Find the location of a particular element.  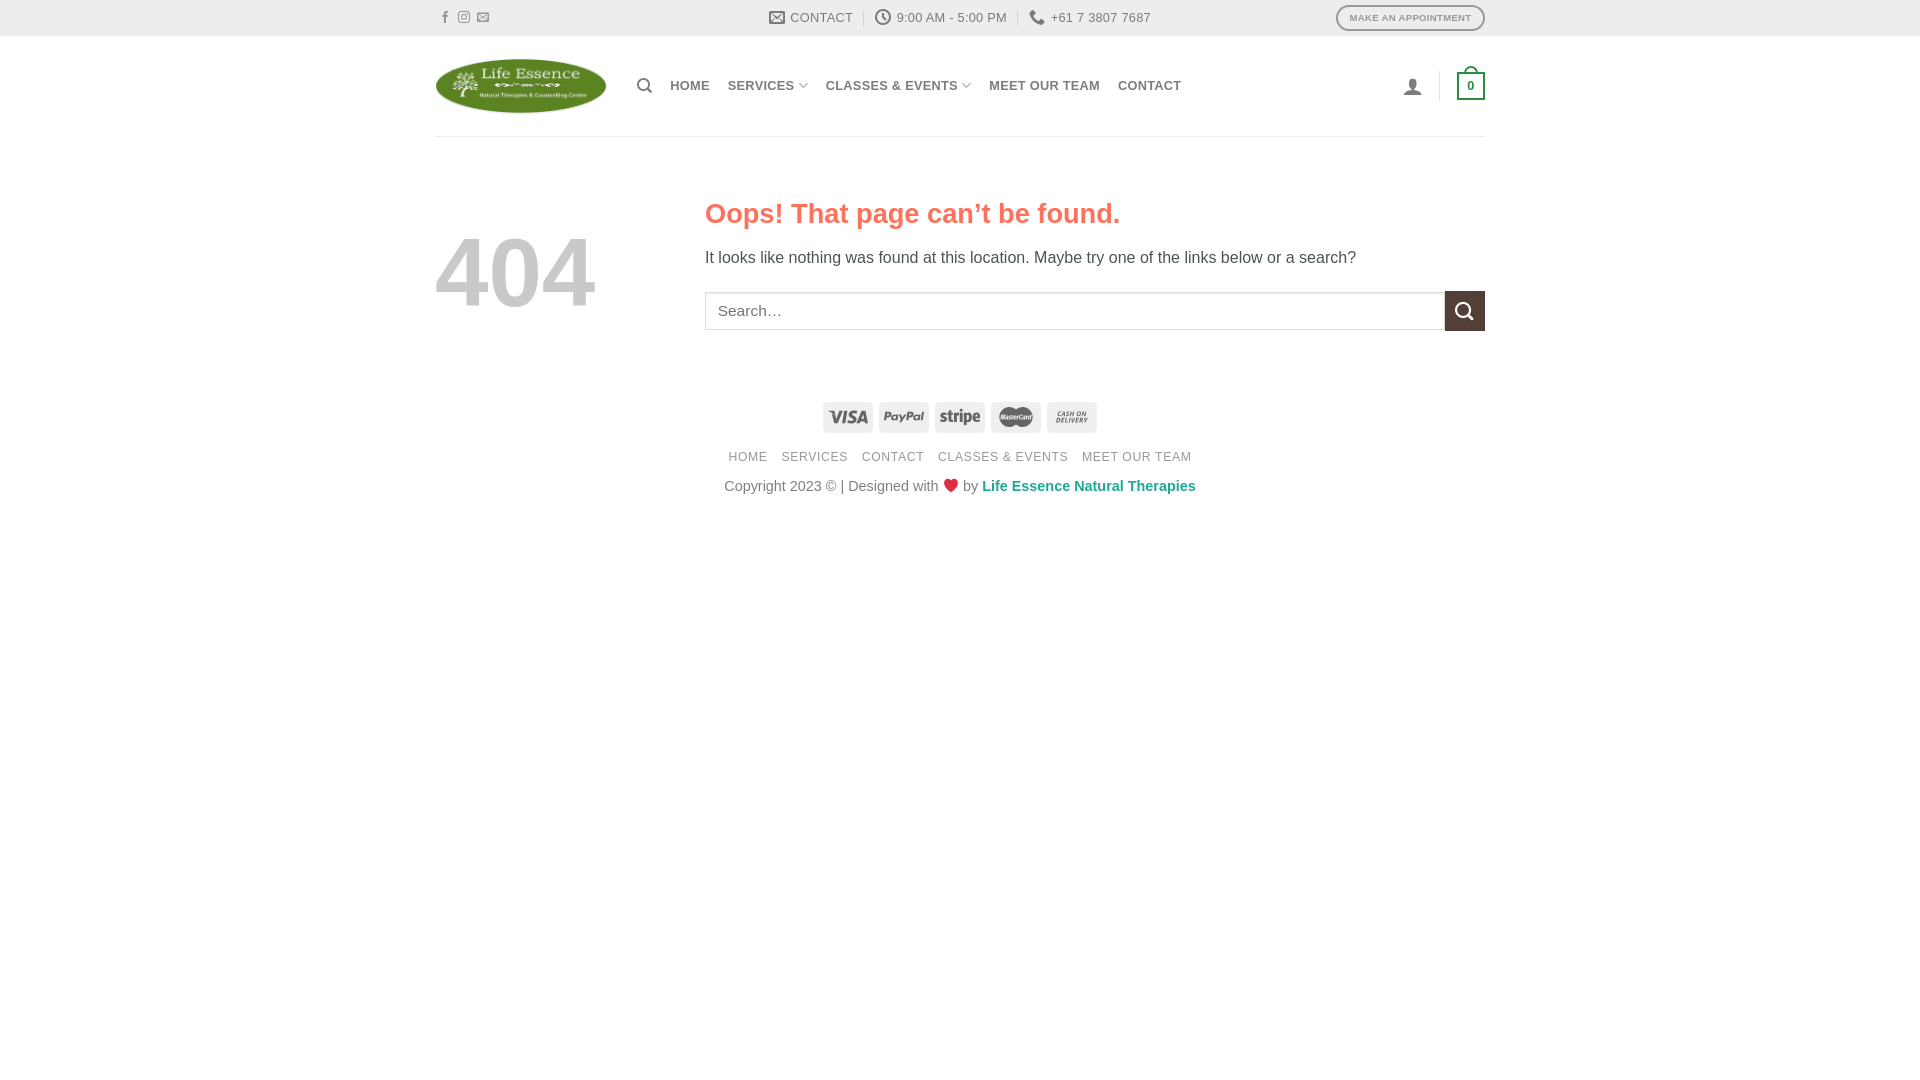

'Life Essence - Natural Therapies & Counselling Centre' is located at coordinates (521, 85).